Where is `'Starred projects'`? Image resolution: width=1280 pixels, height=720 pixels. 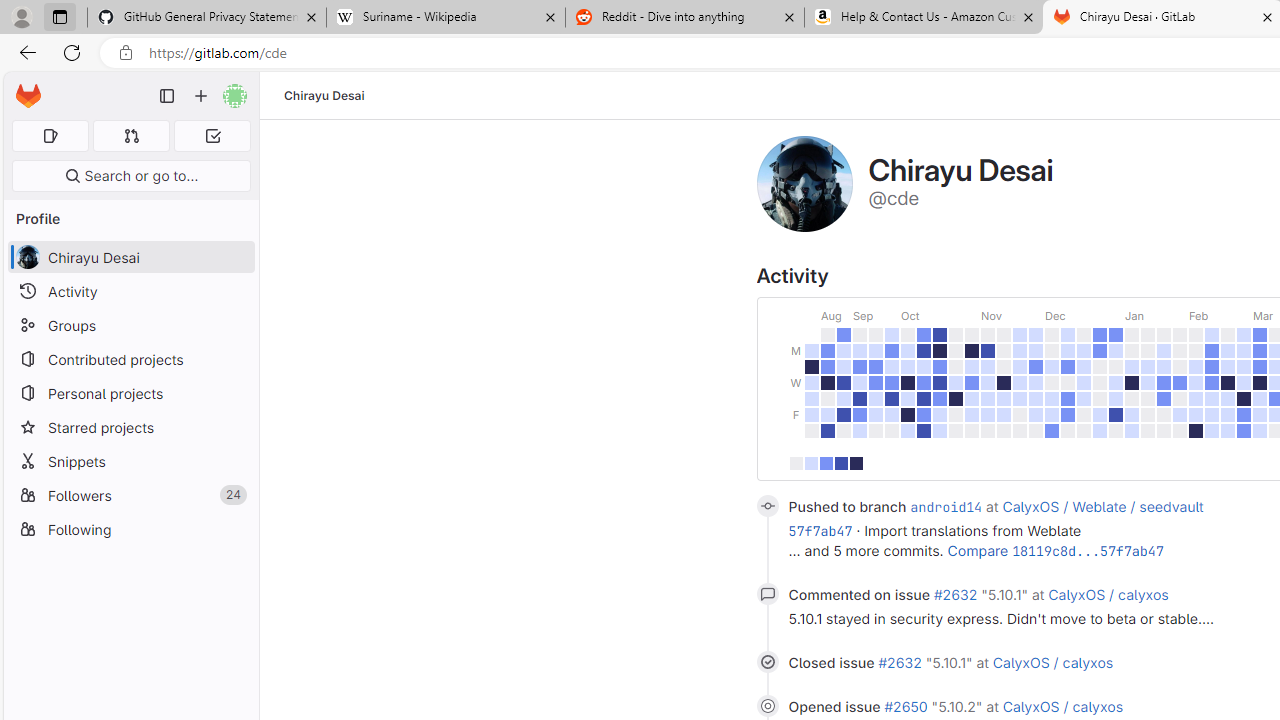
'Starred projects' is located at coordinates (130, 426).